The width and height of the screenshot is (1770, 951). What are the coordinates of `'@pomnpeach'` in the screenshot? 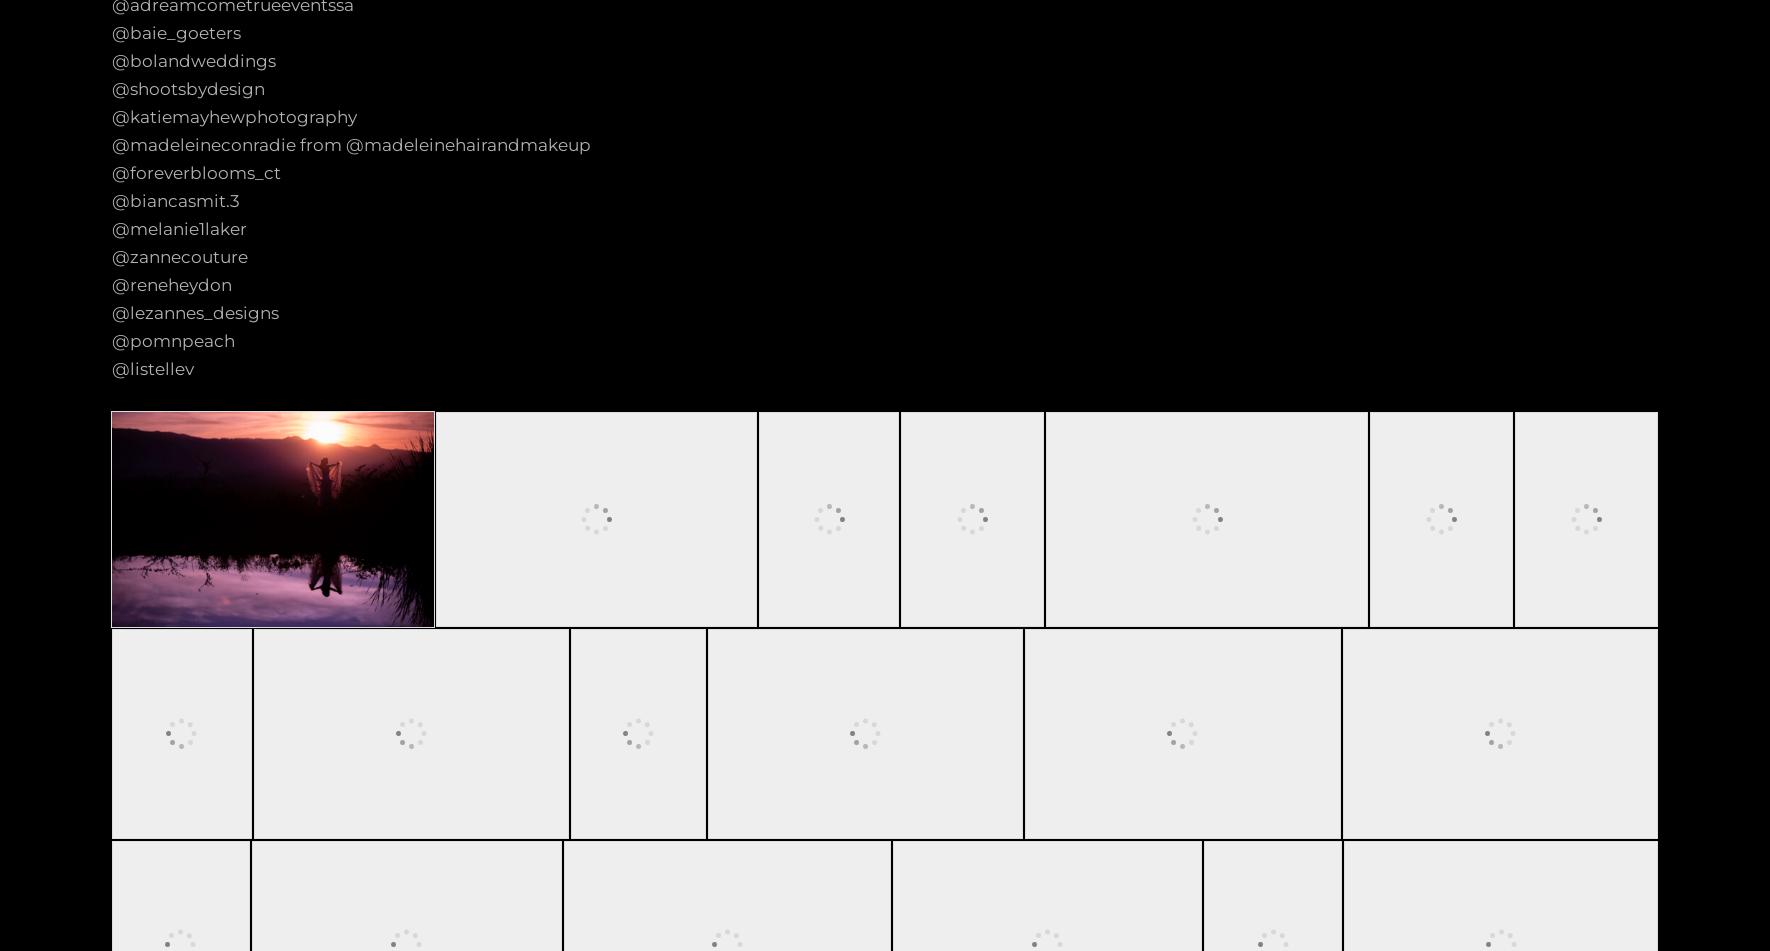 It's located at (173, 341).